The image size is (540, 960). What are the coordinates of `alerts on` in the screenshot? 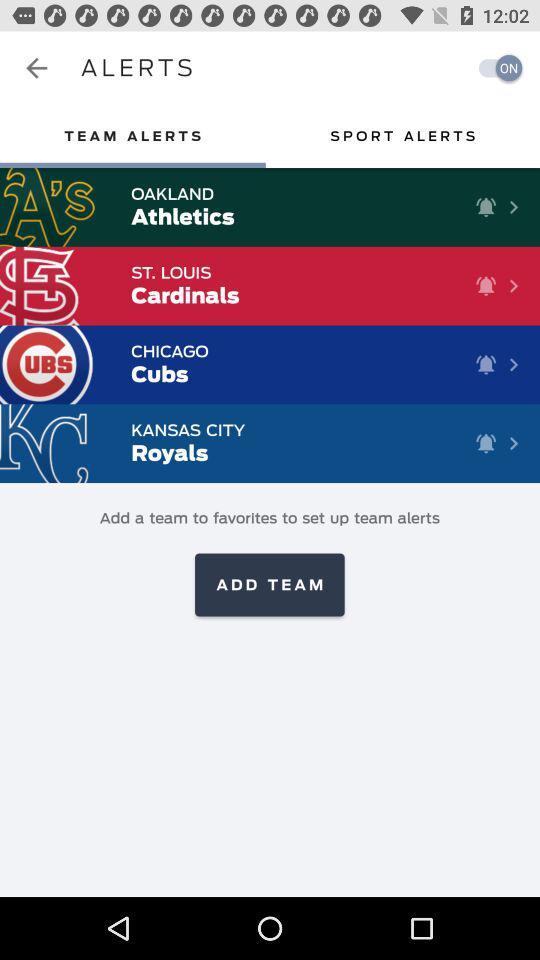 It's located at (494, 68).